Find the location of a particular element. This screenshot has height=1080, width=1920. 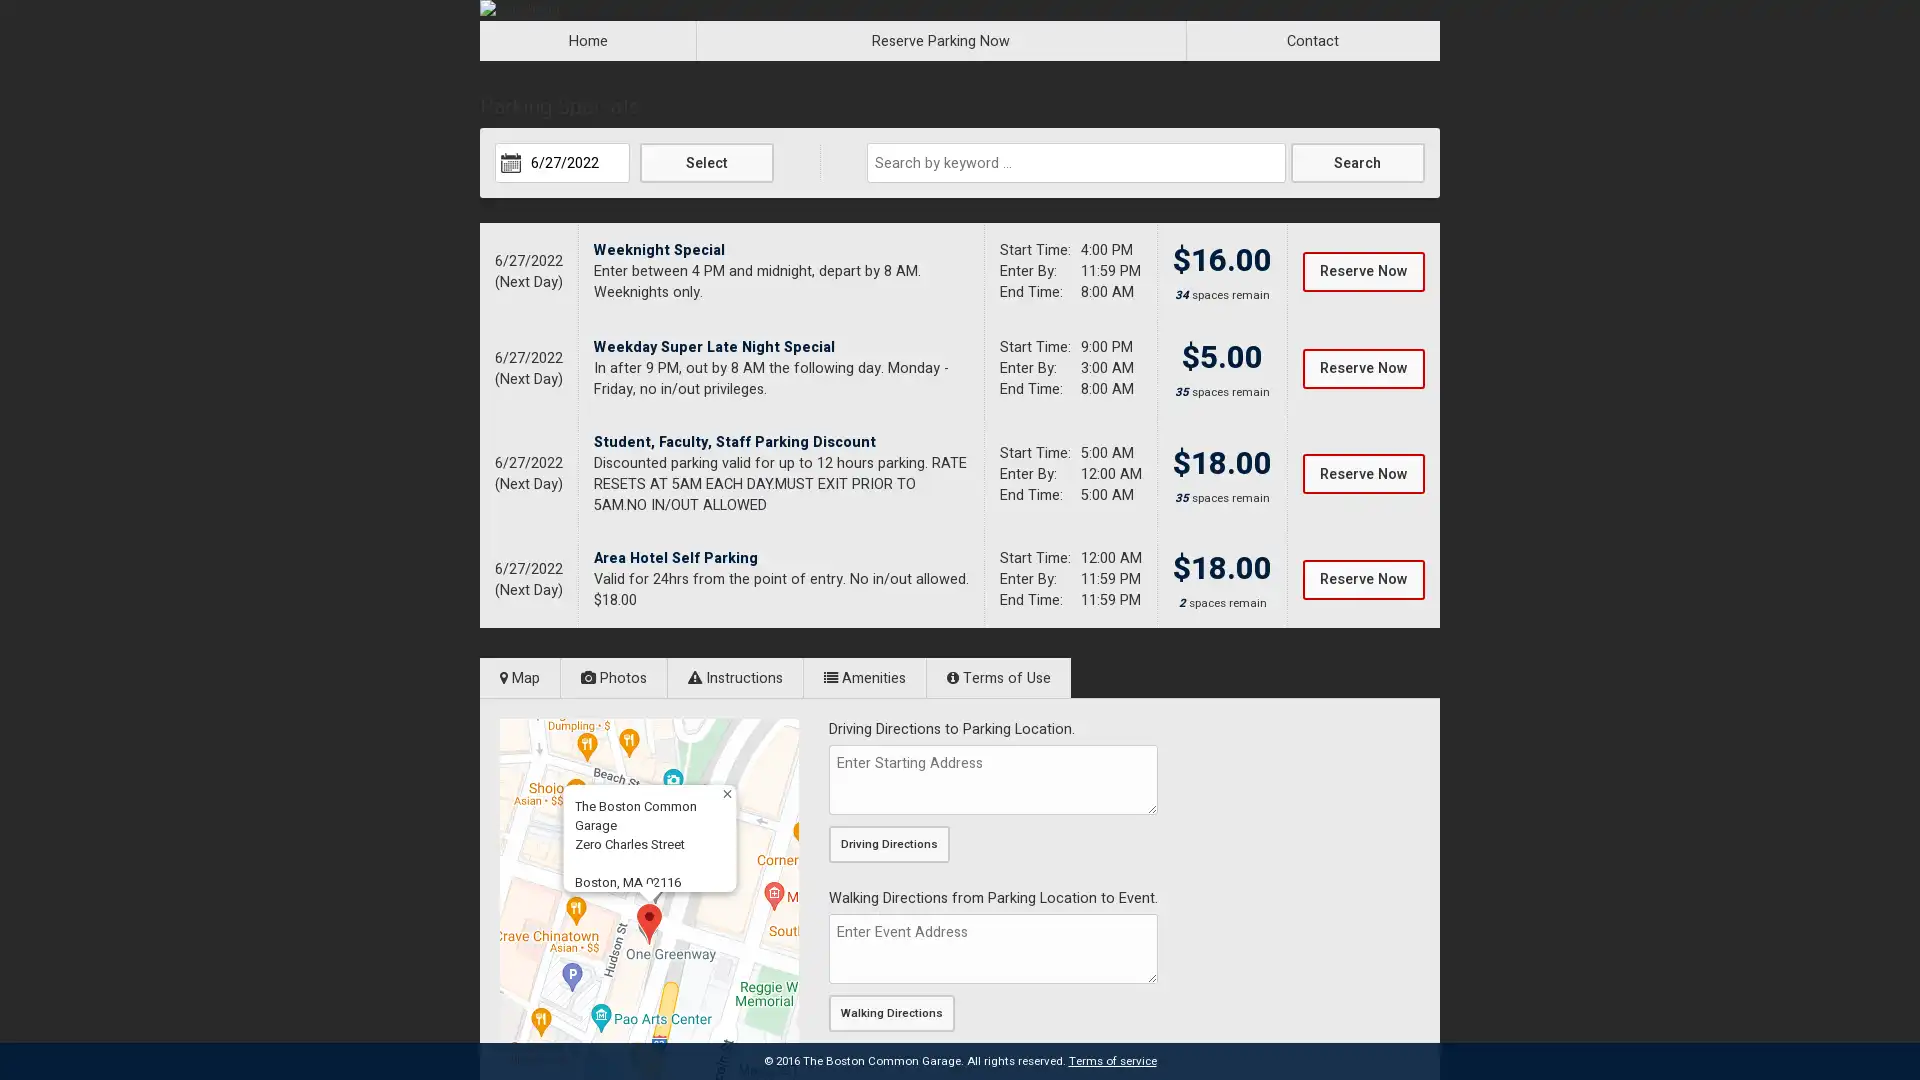

Reserve Now is located at coordinates (1362, 578).